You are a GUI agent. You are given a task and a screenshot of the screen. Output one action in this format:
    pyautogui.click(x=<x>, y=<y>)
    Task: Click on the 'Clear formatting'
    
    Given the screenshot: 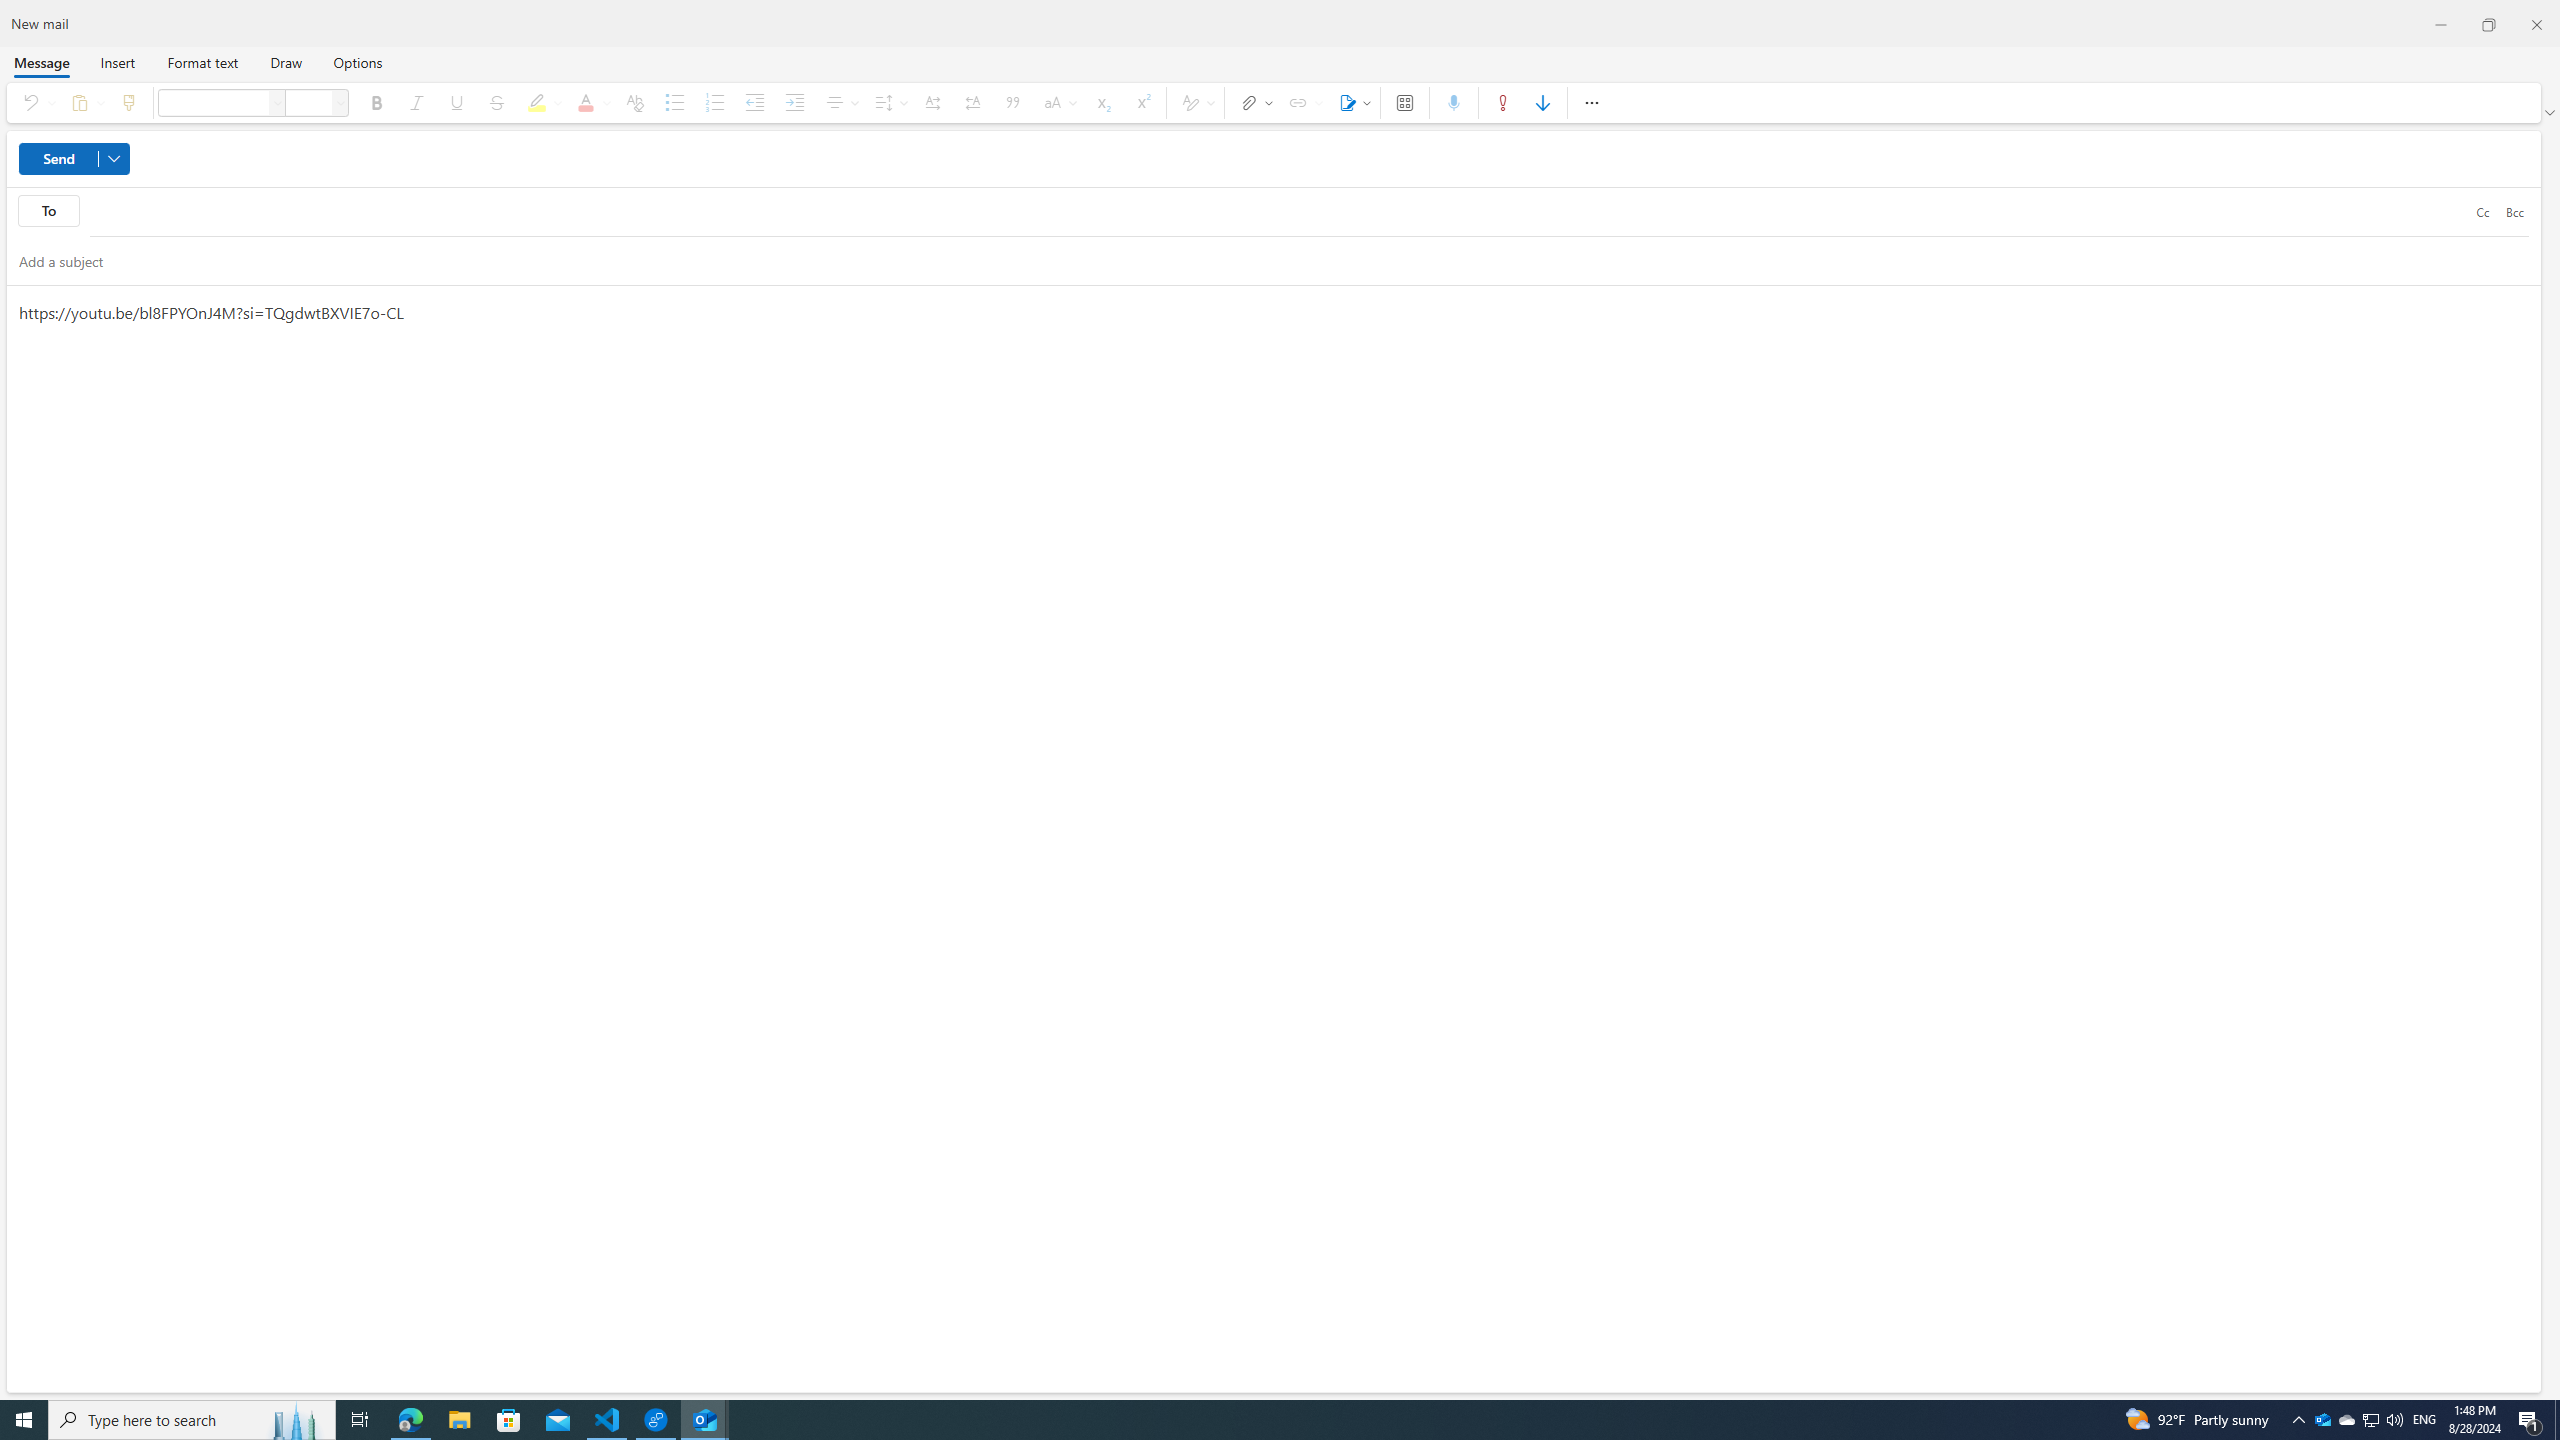 What is the action you would take?
    pyautogui.click(x=633, y=102)
    